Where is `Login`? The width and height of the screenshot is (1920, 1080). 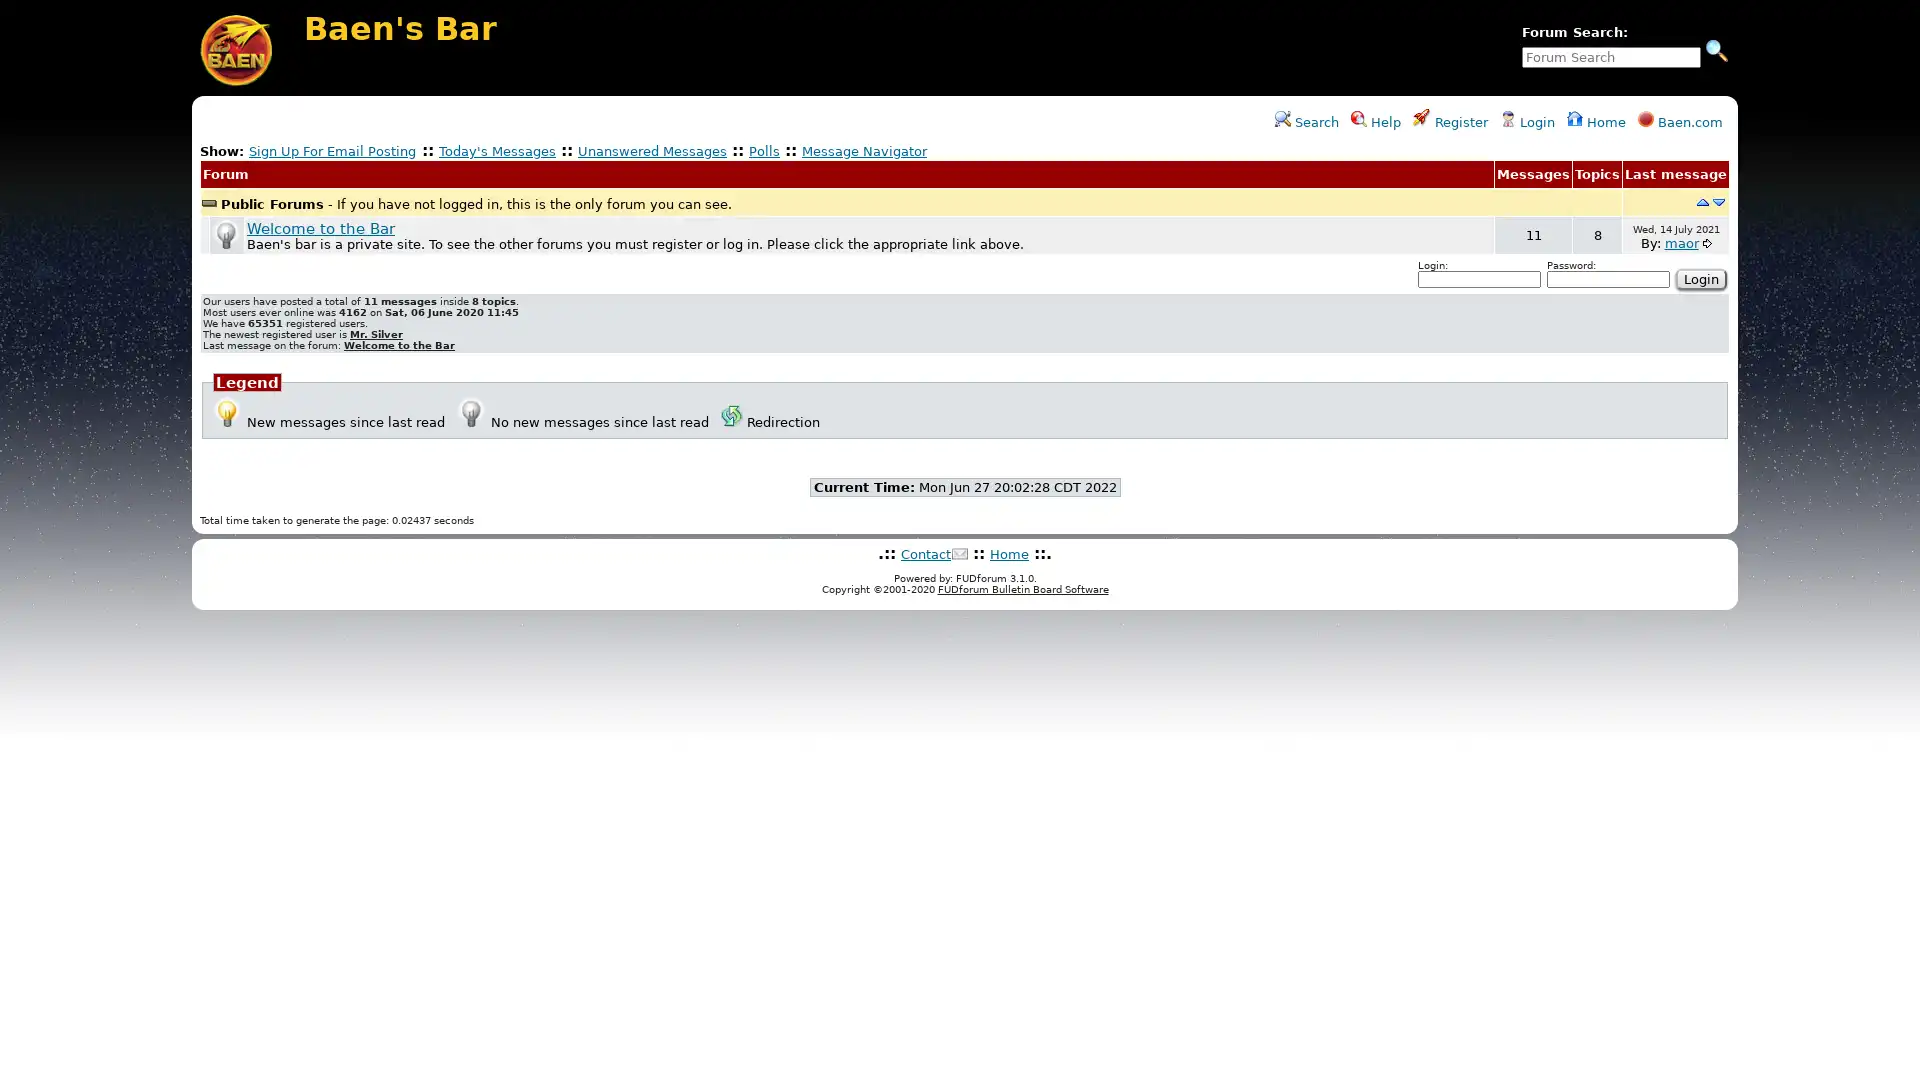
Login is located at coordinates (1700, 279).